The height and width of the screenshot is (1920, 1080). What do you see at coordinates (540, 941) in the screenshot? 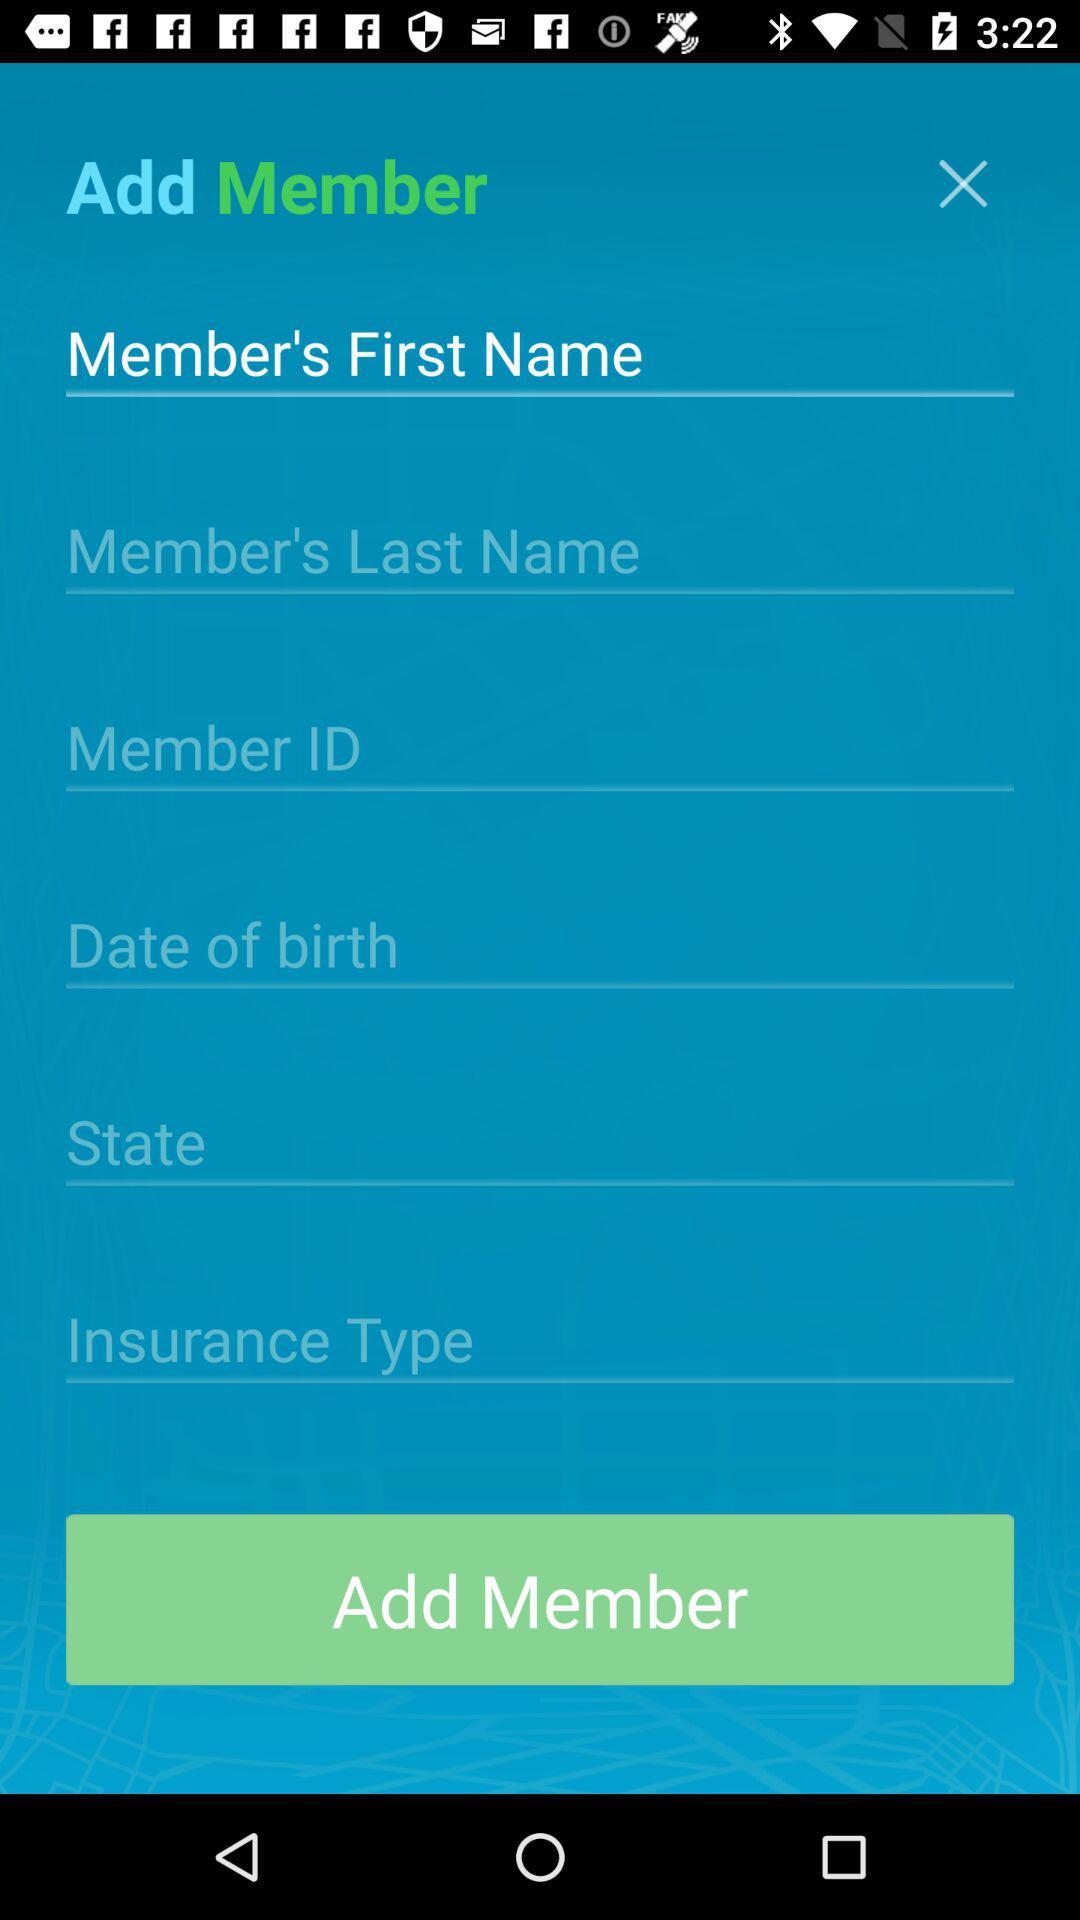
I see `date of birth text field` at bounding box center [540, 941].